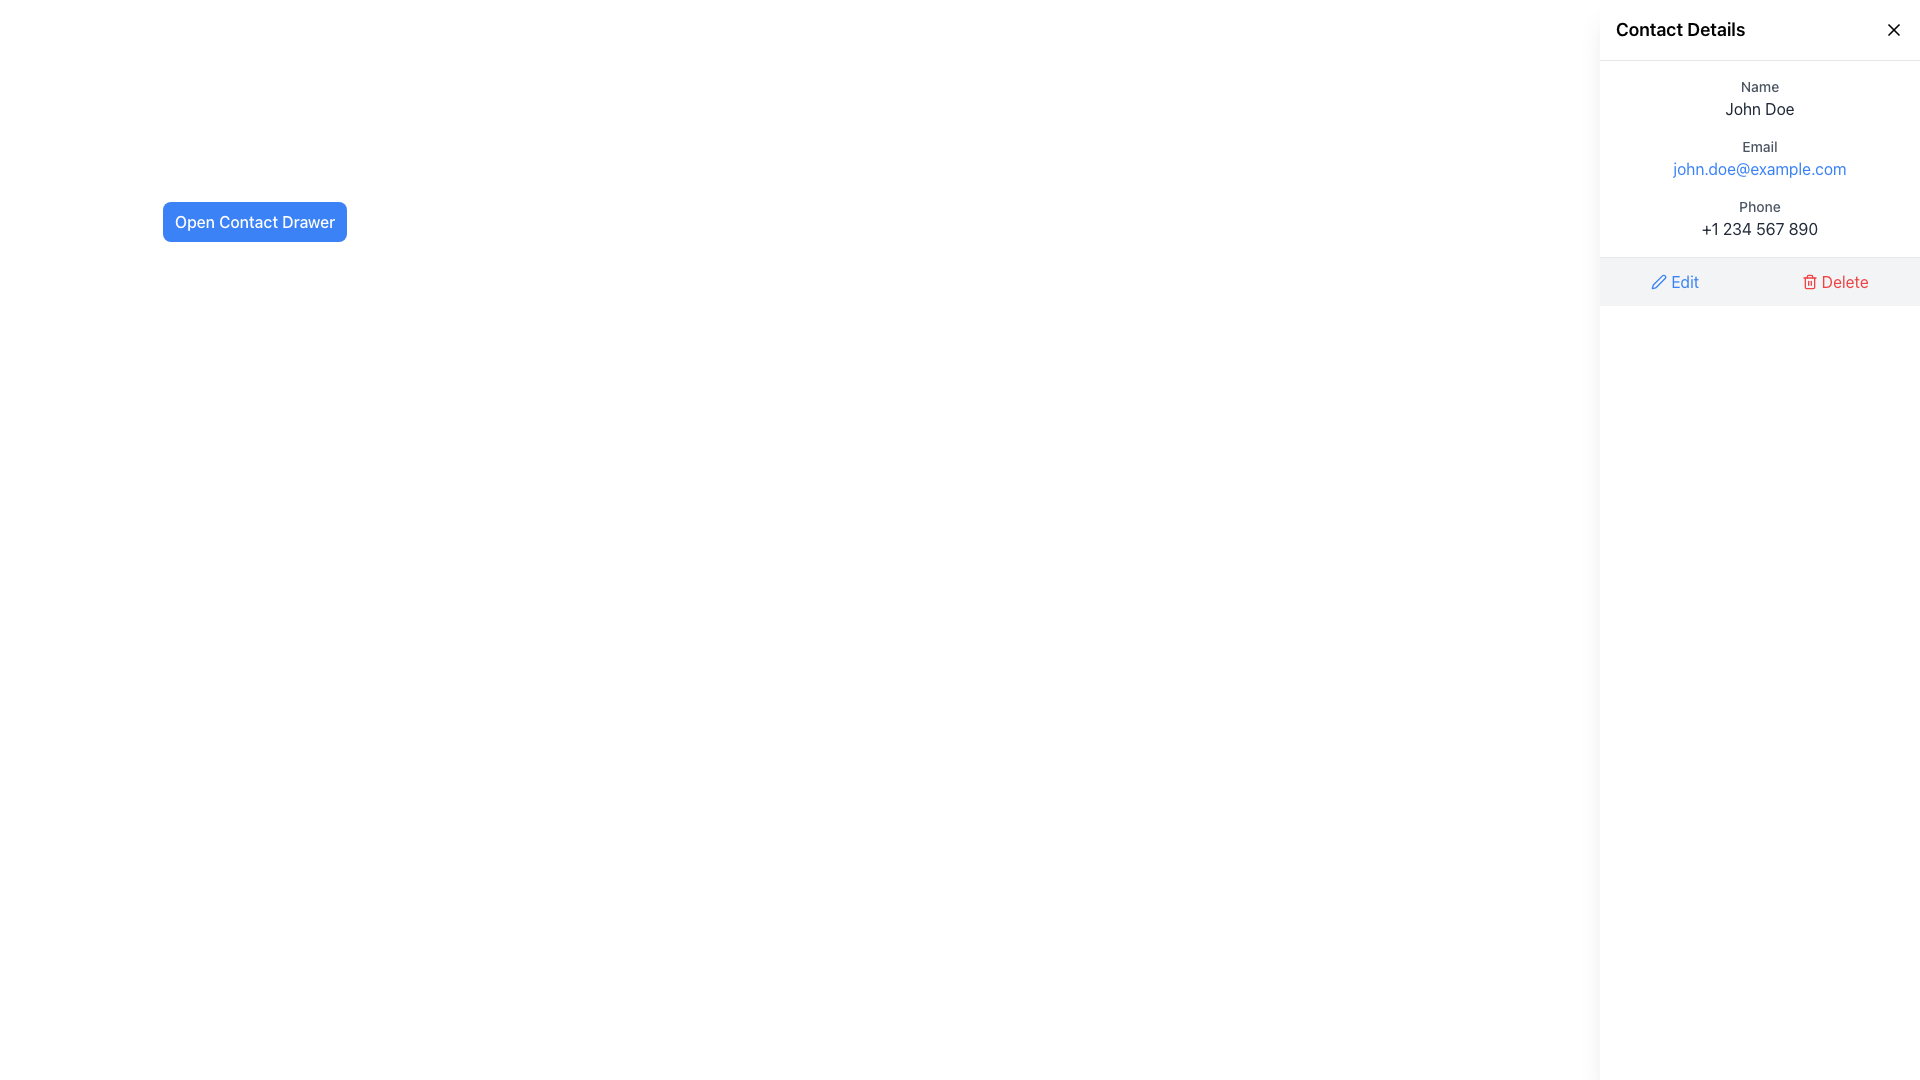 The image size is (1920, 1080). Describe the element at coordinates (1760, 219) in the screenshot. I see `the text display element that shows the contact phone number, located below the email address in the vertical list of contact details` at that location.